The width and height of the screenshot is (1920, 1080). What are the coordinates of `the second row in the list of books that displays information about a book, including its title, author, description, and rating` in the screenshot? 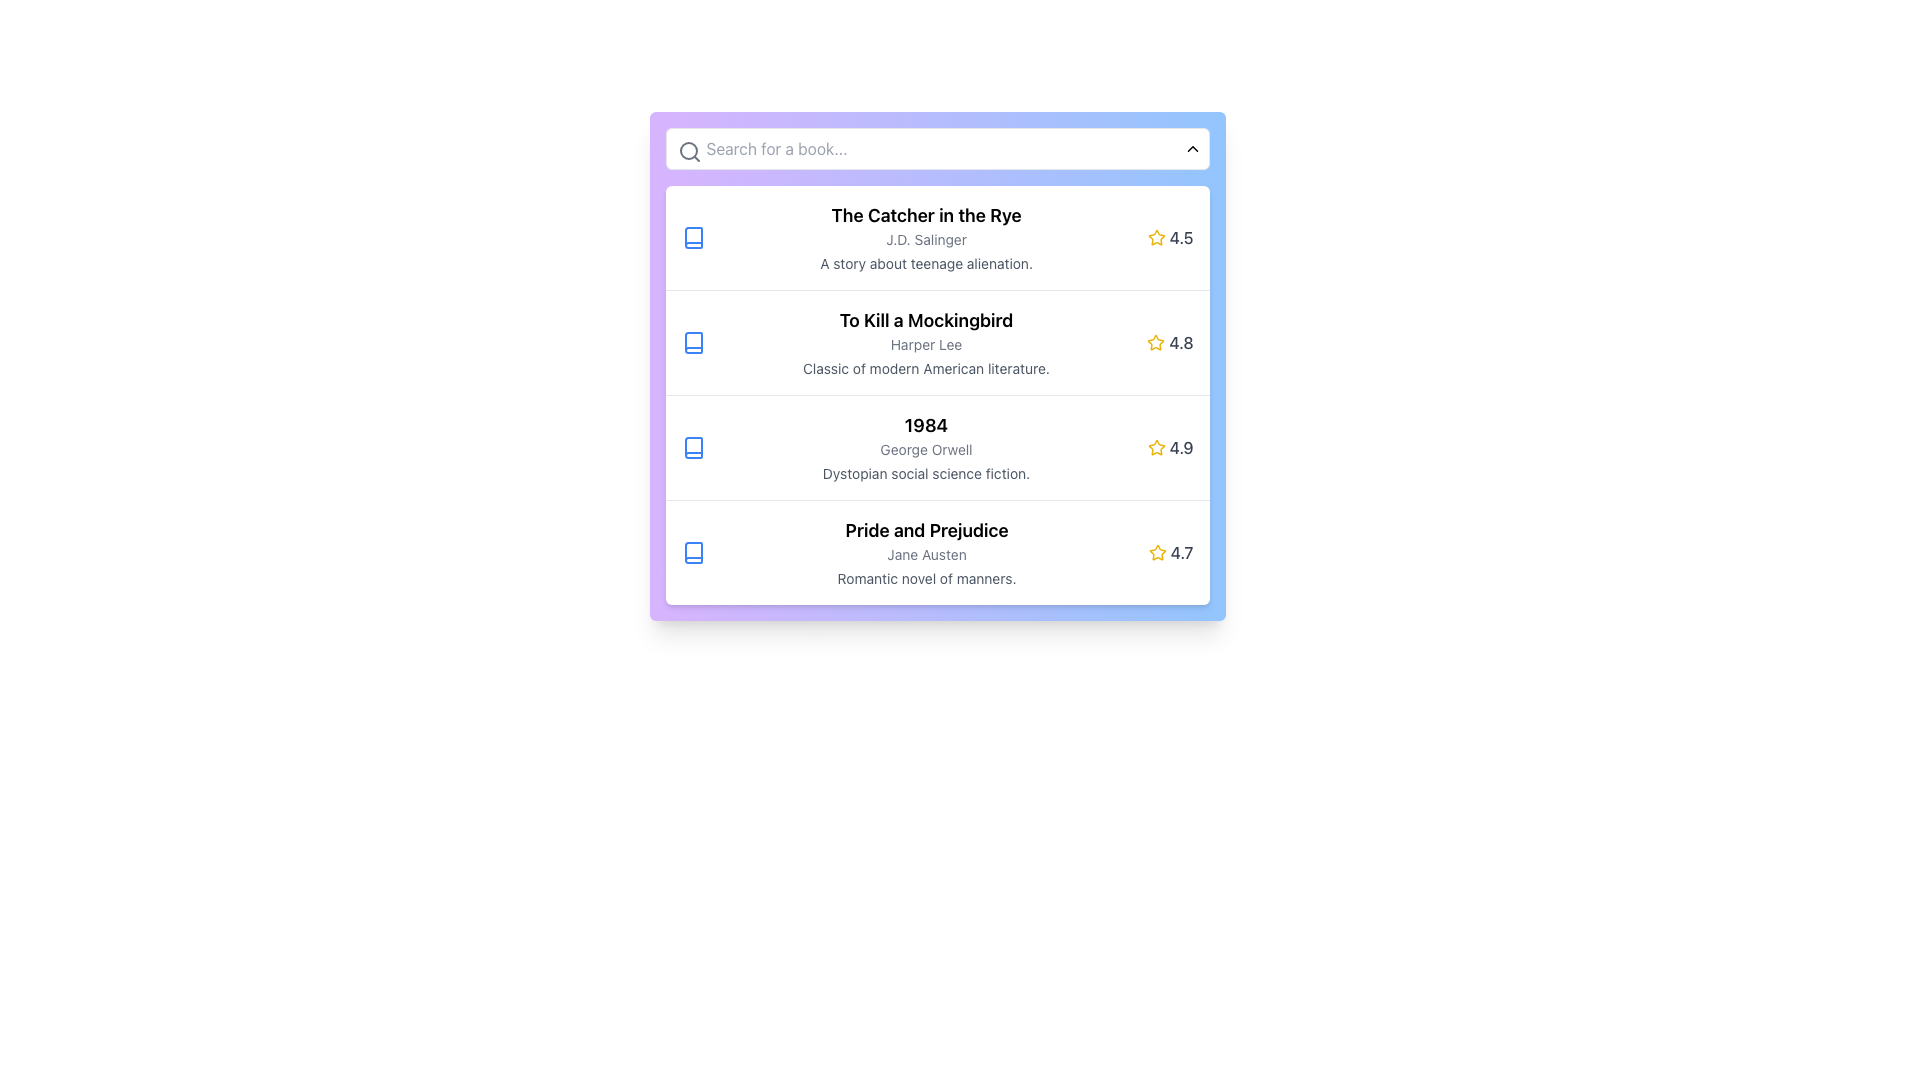 It's located at (936, 341).